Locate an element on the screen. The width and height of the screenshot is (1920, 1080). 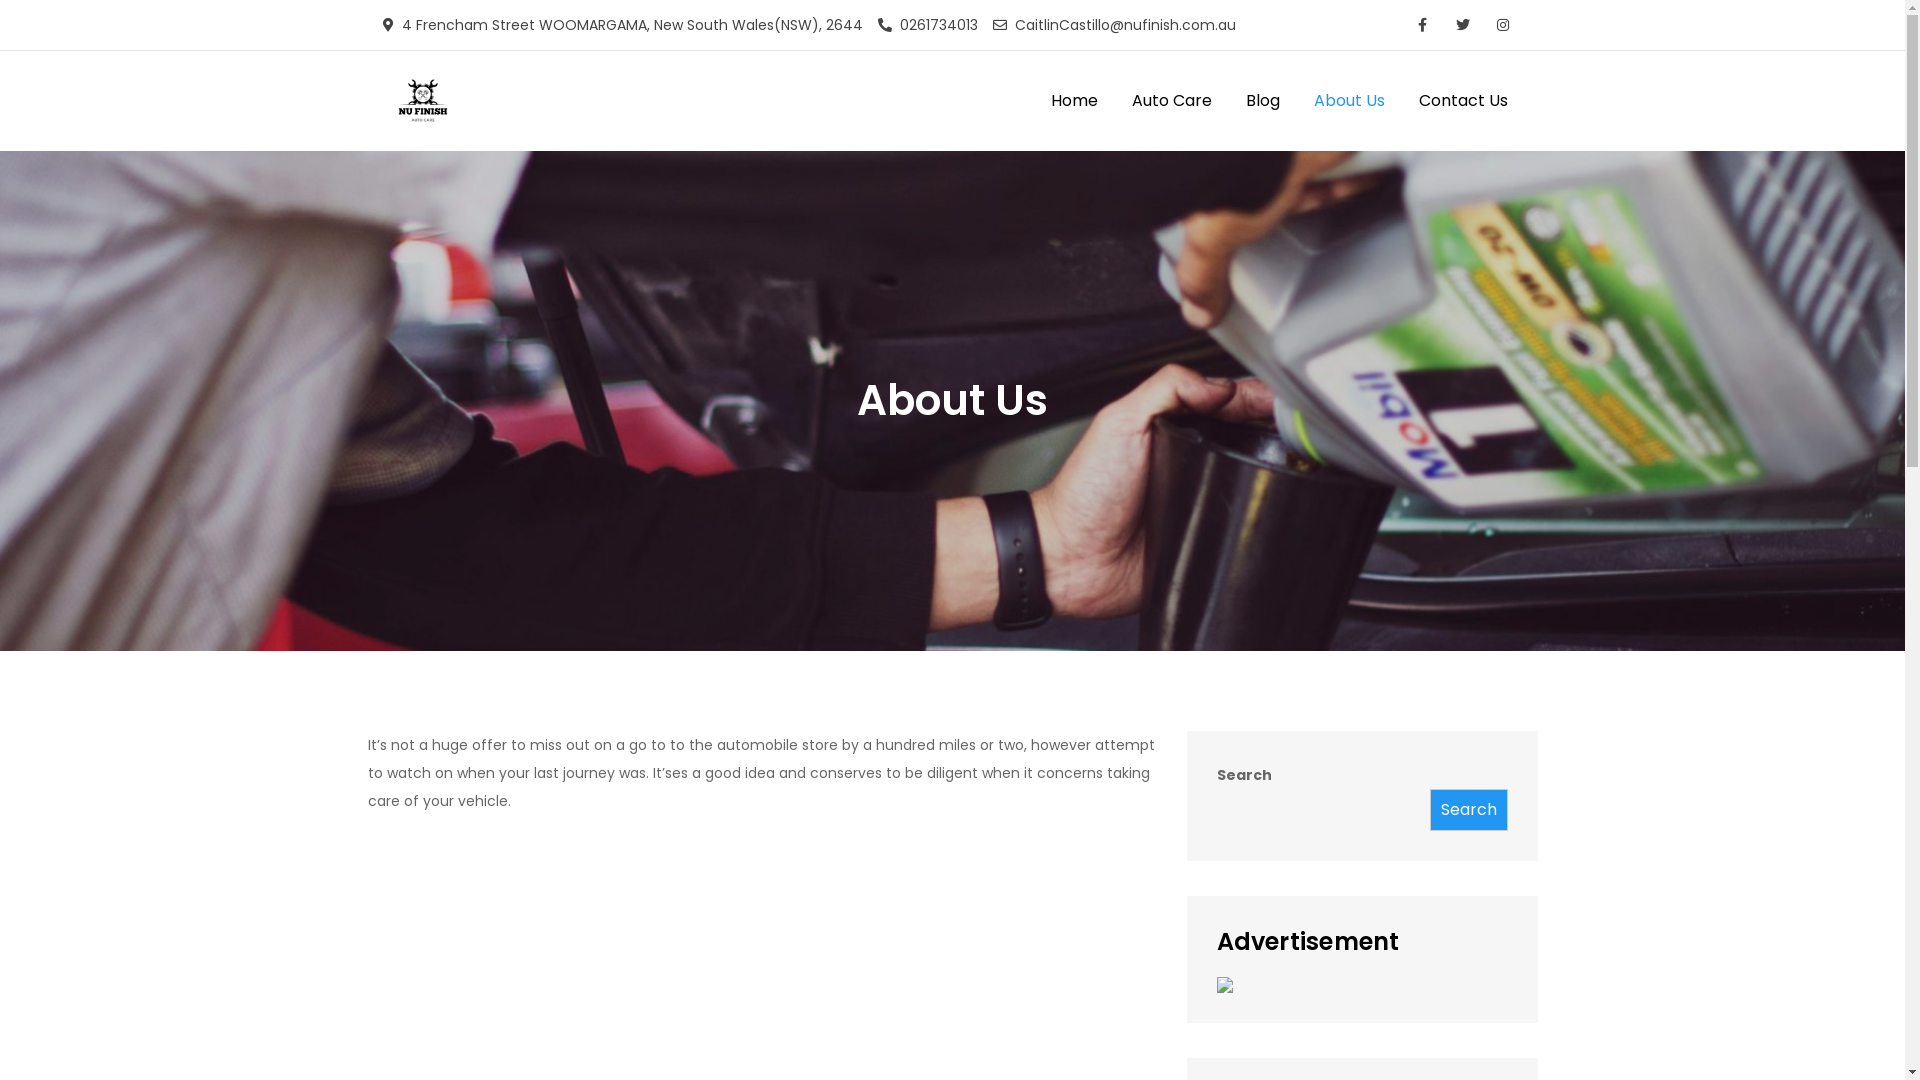
'CaitlinCastillo@nufinish.com.au' is located at coordinates (1112, 24).